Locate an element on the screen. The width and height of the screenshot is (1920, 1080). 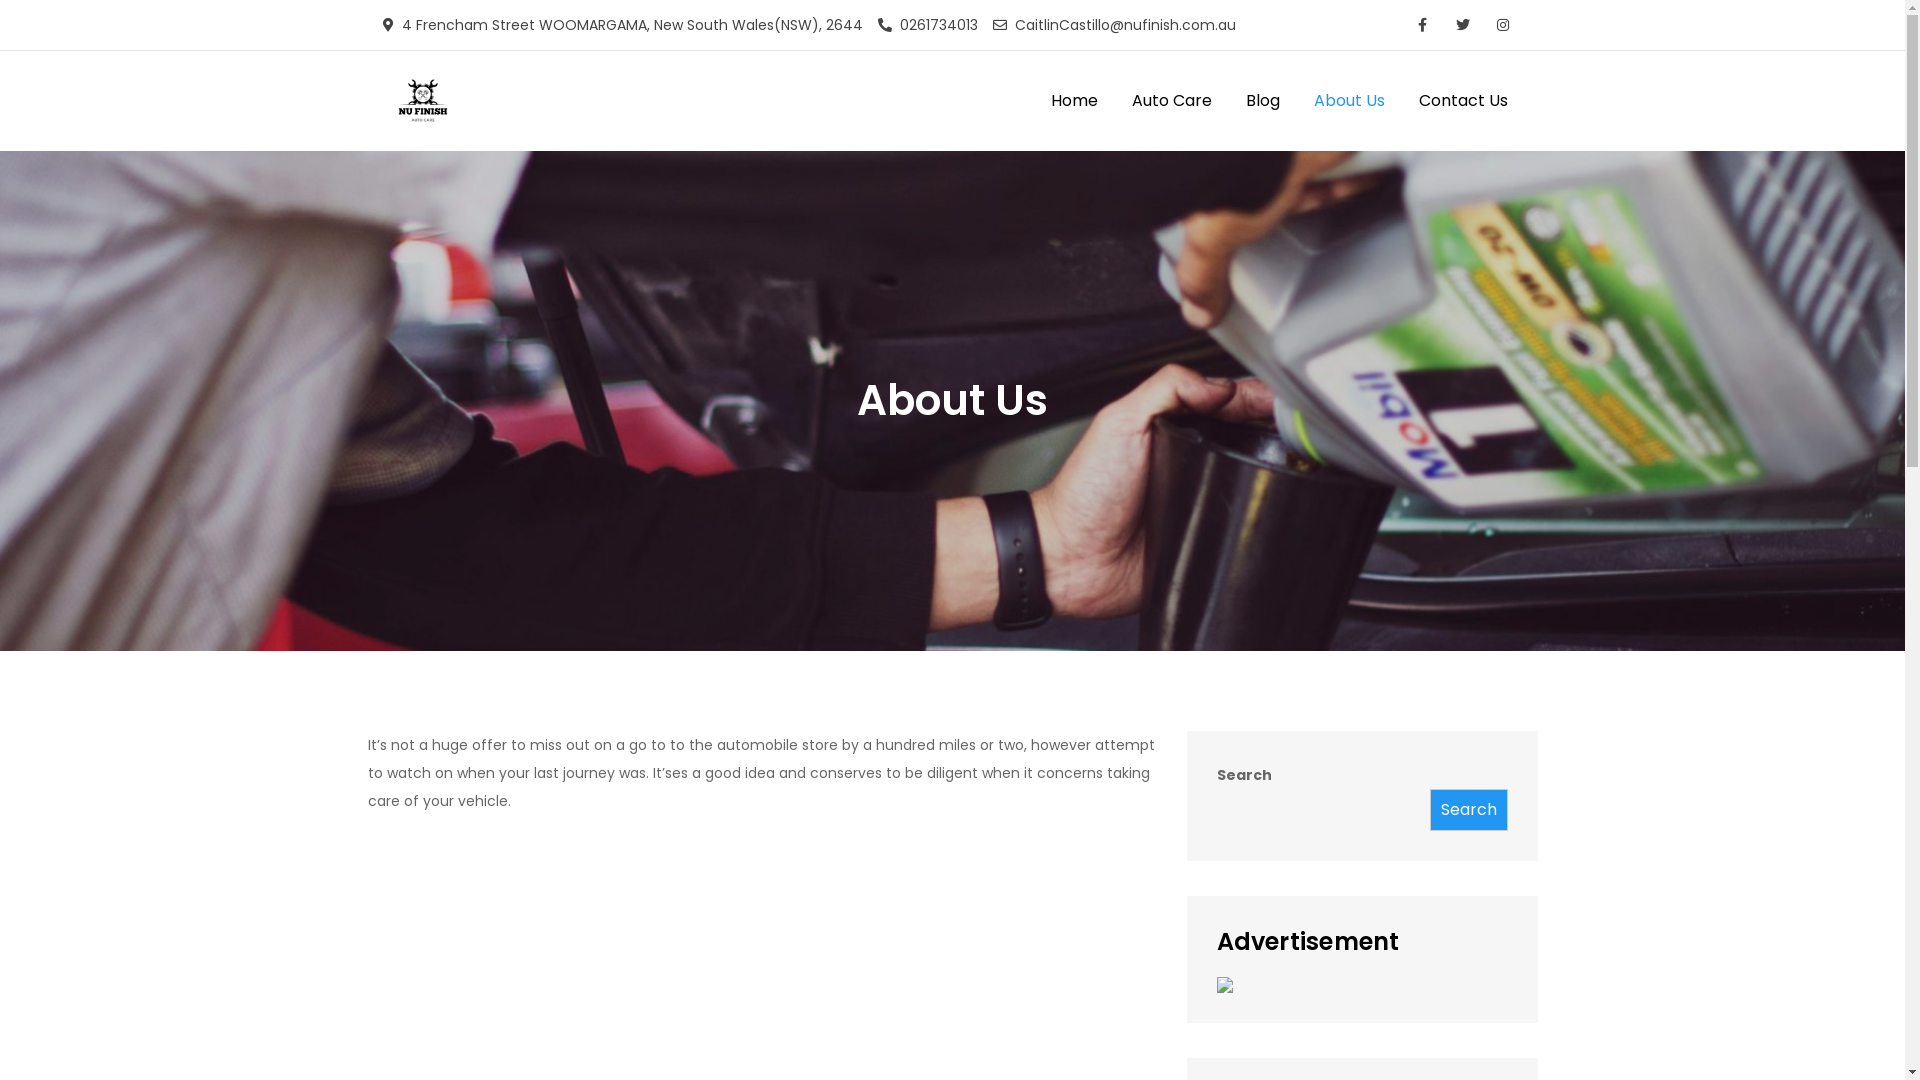
'CaitlinCastillo@nufinish.com.au' is located at coordinates (1112, 24).